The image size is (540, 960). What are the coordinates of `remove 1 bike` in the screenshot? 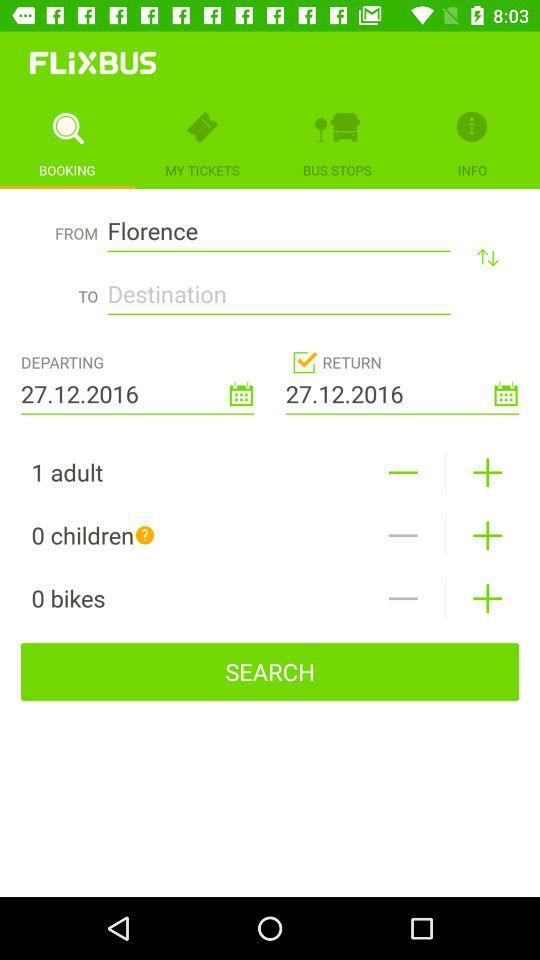 It's located at (403, 598).